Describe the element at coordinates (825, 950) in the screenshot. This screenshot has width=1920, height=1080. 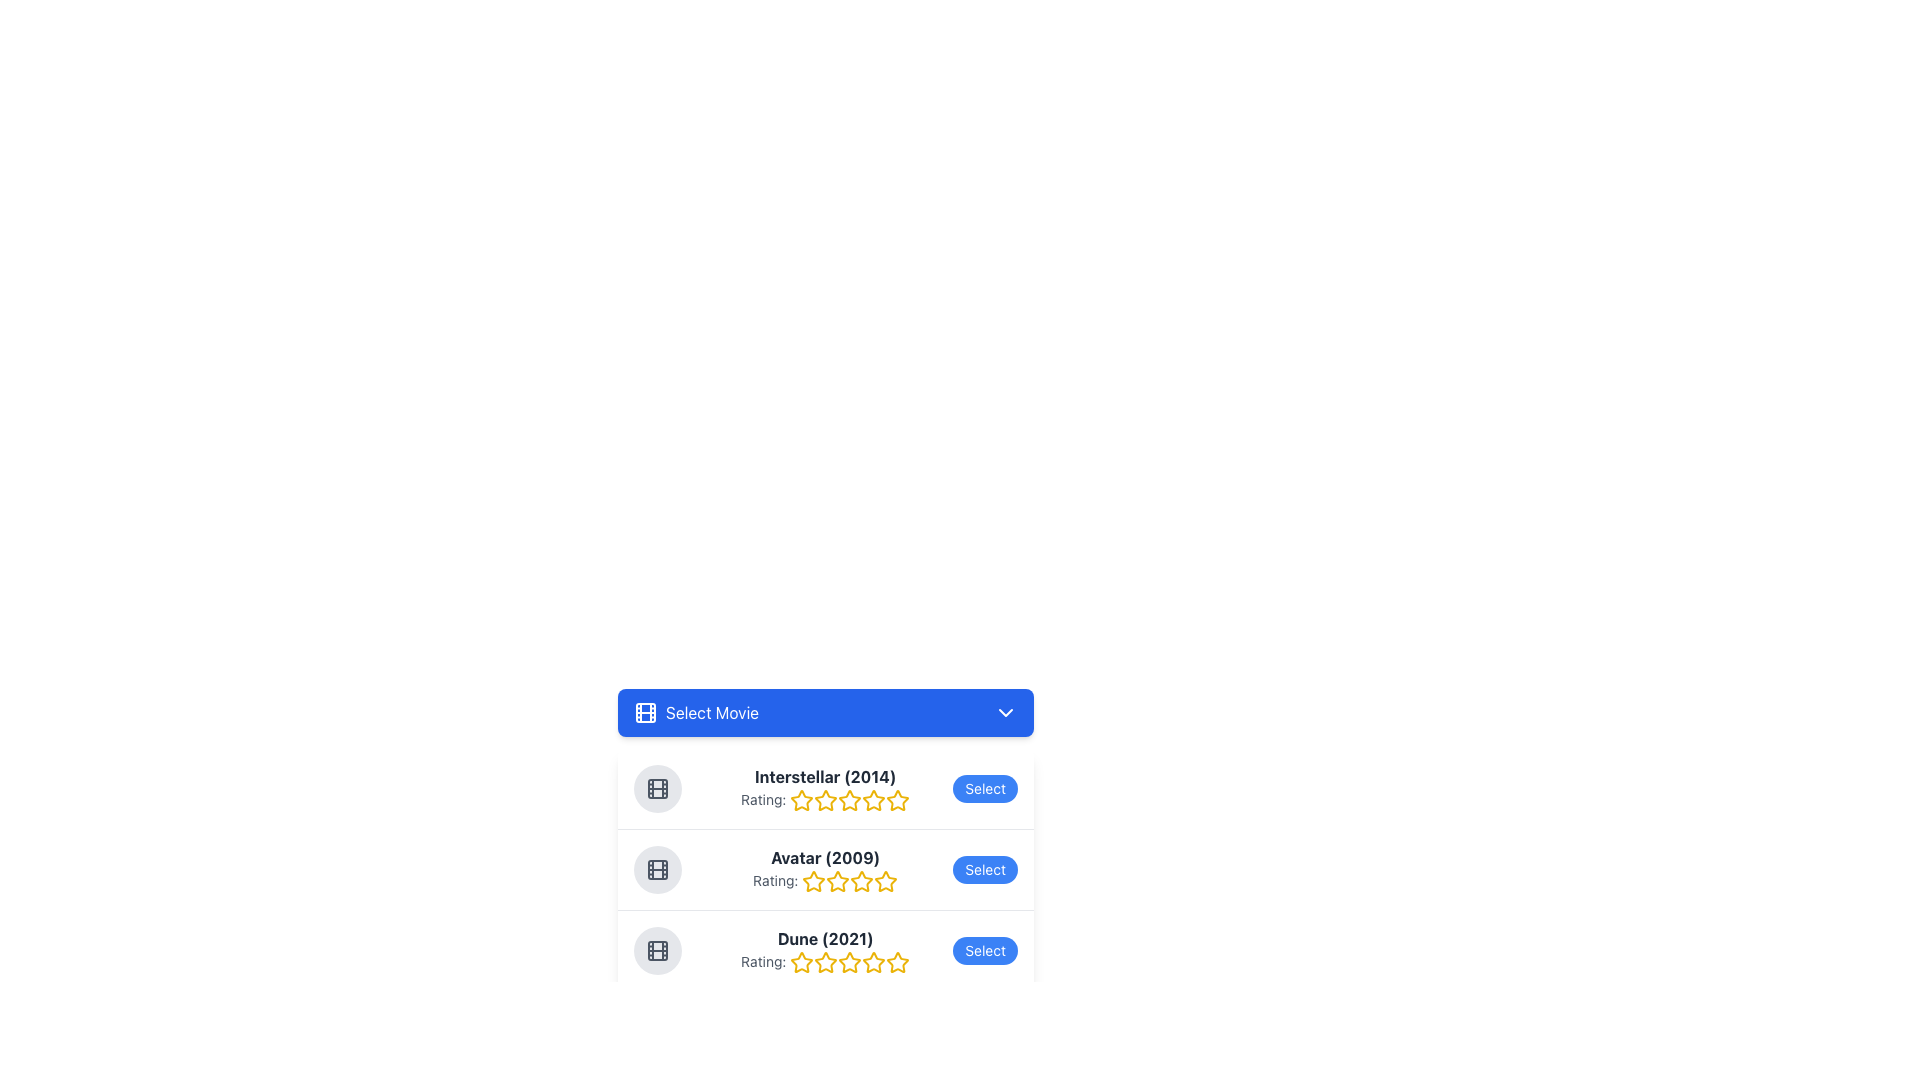
I see `movie title and rating displayed for 'Dune (2021)' in the Rating Display with Title element, which is the third item under the 'Select Movie' dropdown` at that location.